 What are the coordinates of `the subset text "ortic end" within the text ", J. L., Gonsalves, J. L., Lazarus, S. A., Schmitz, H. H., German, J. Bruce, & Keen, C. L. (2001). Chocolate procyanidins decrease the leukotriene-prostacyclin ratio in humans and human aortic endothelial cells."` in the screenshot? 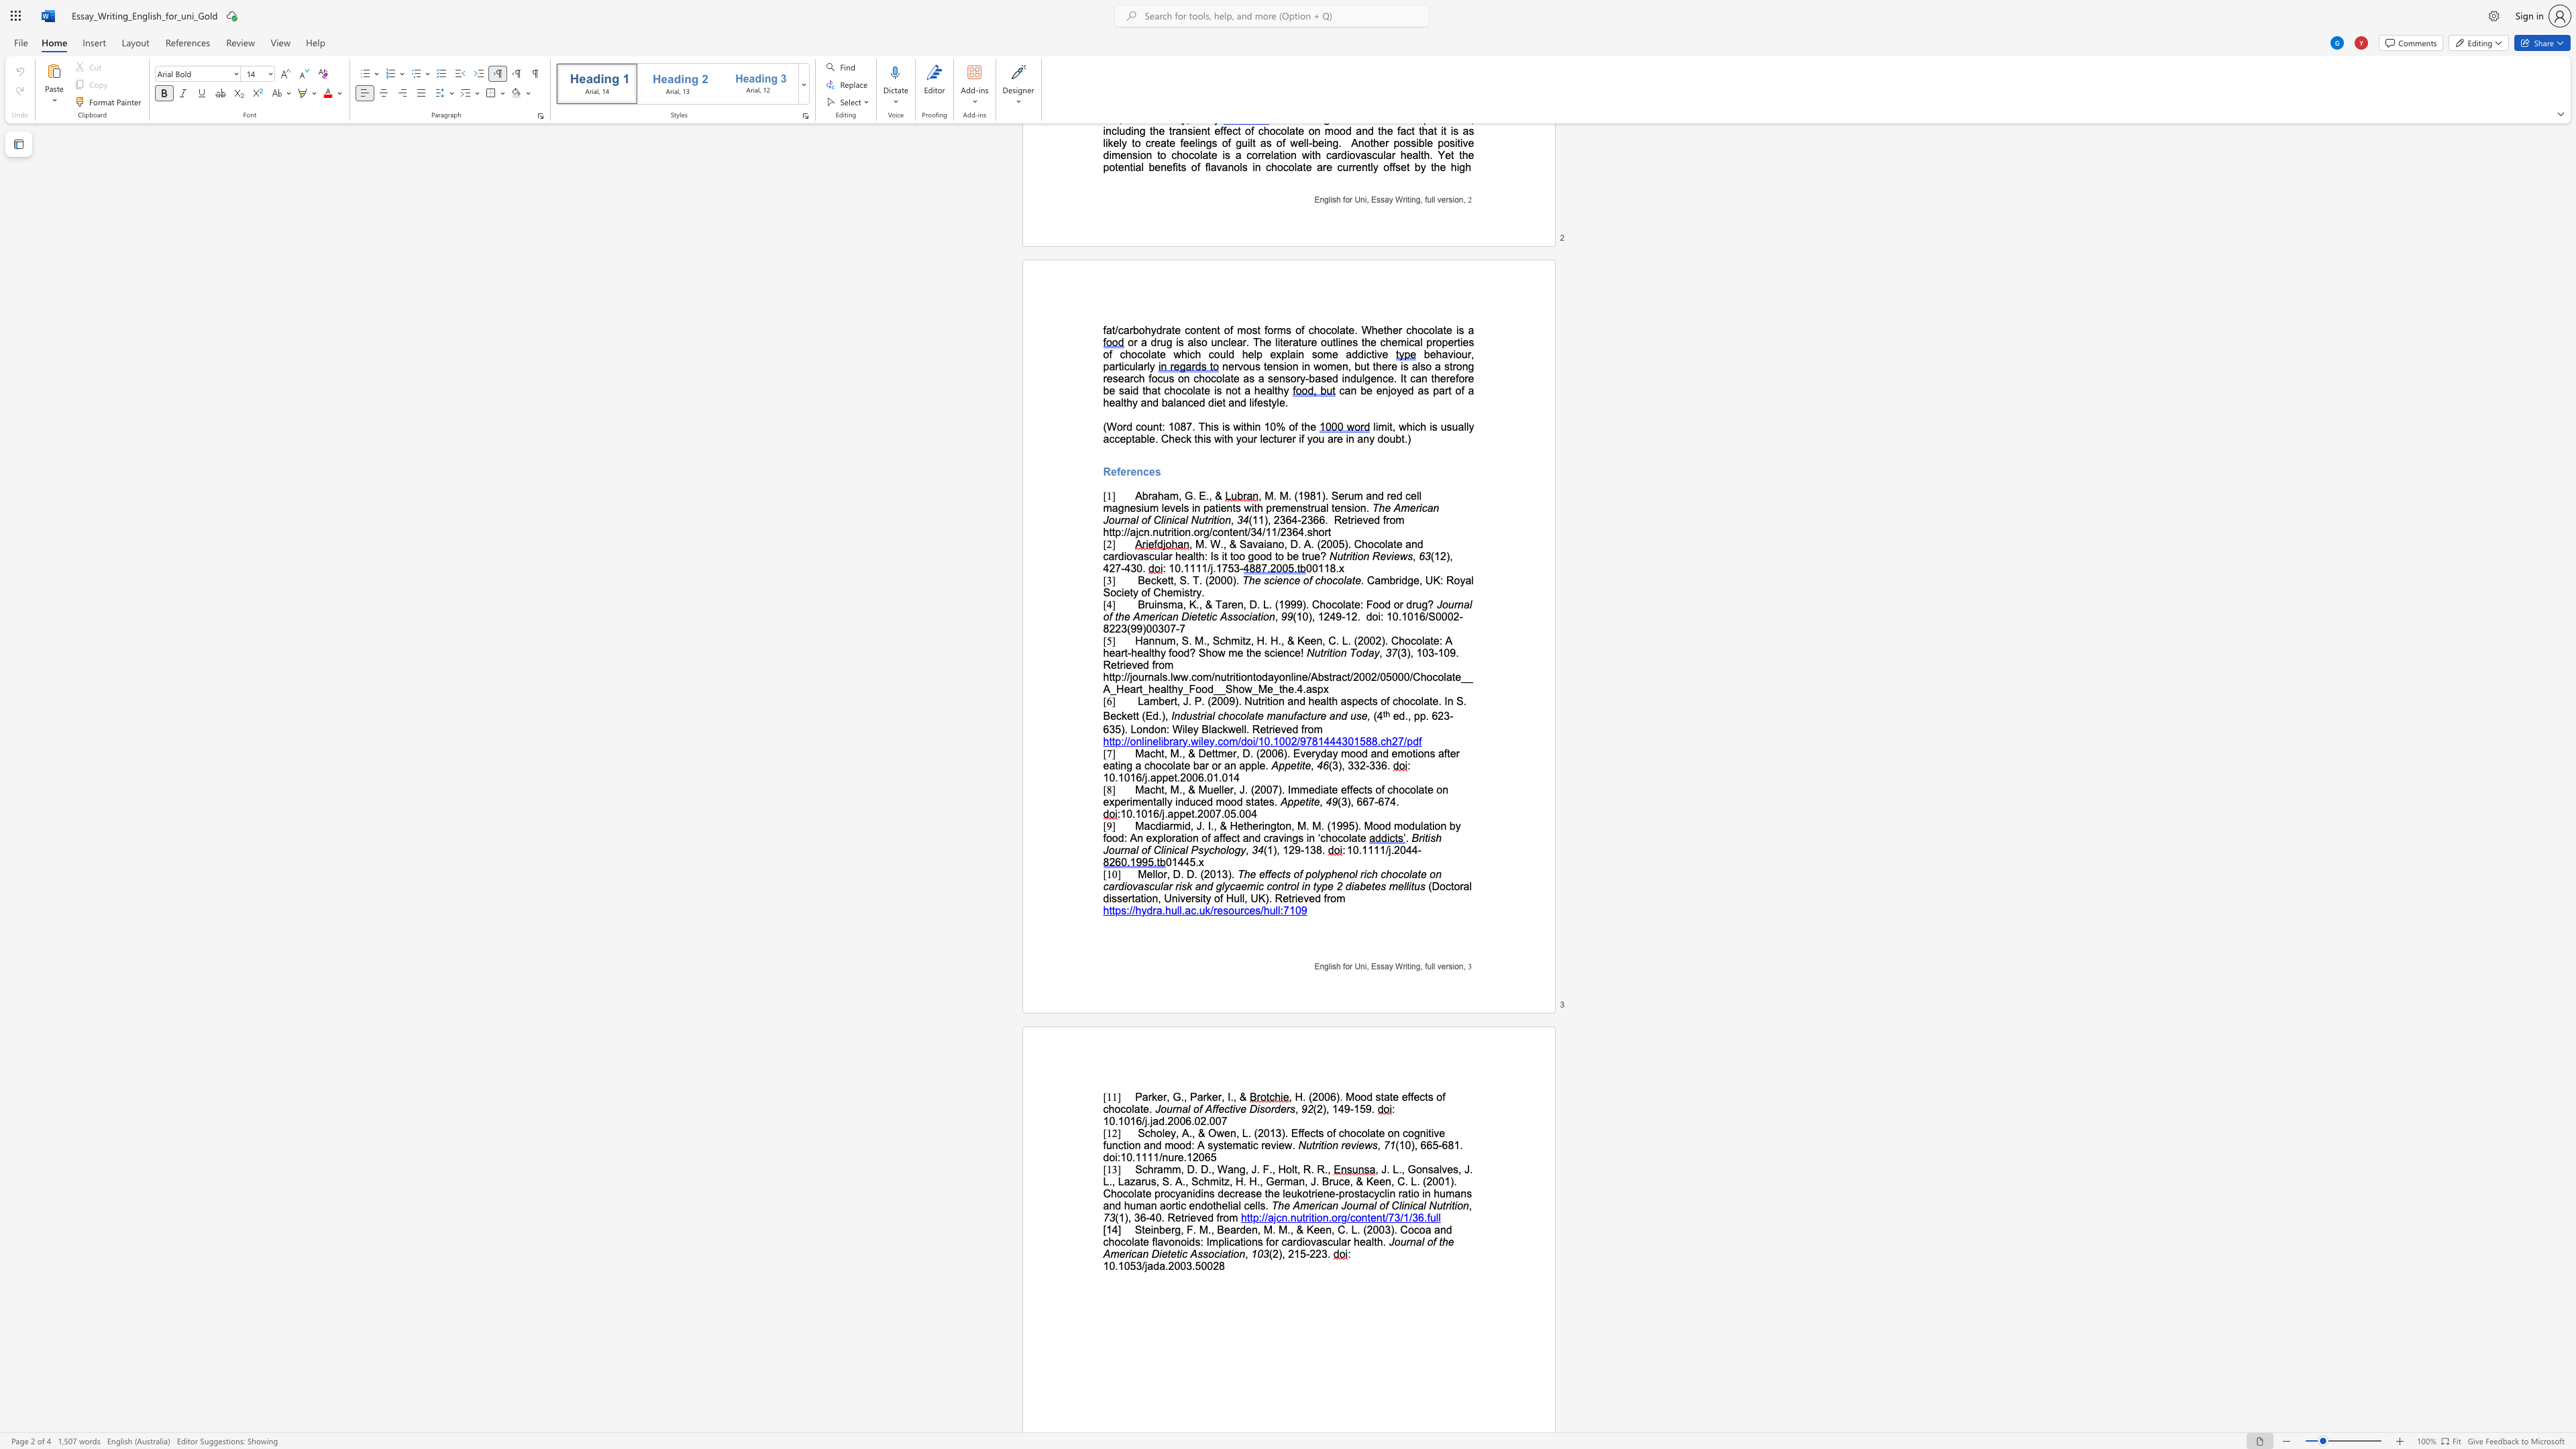 It's located at (1164, 1205).